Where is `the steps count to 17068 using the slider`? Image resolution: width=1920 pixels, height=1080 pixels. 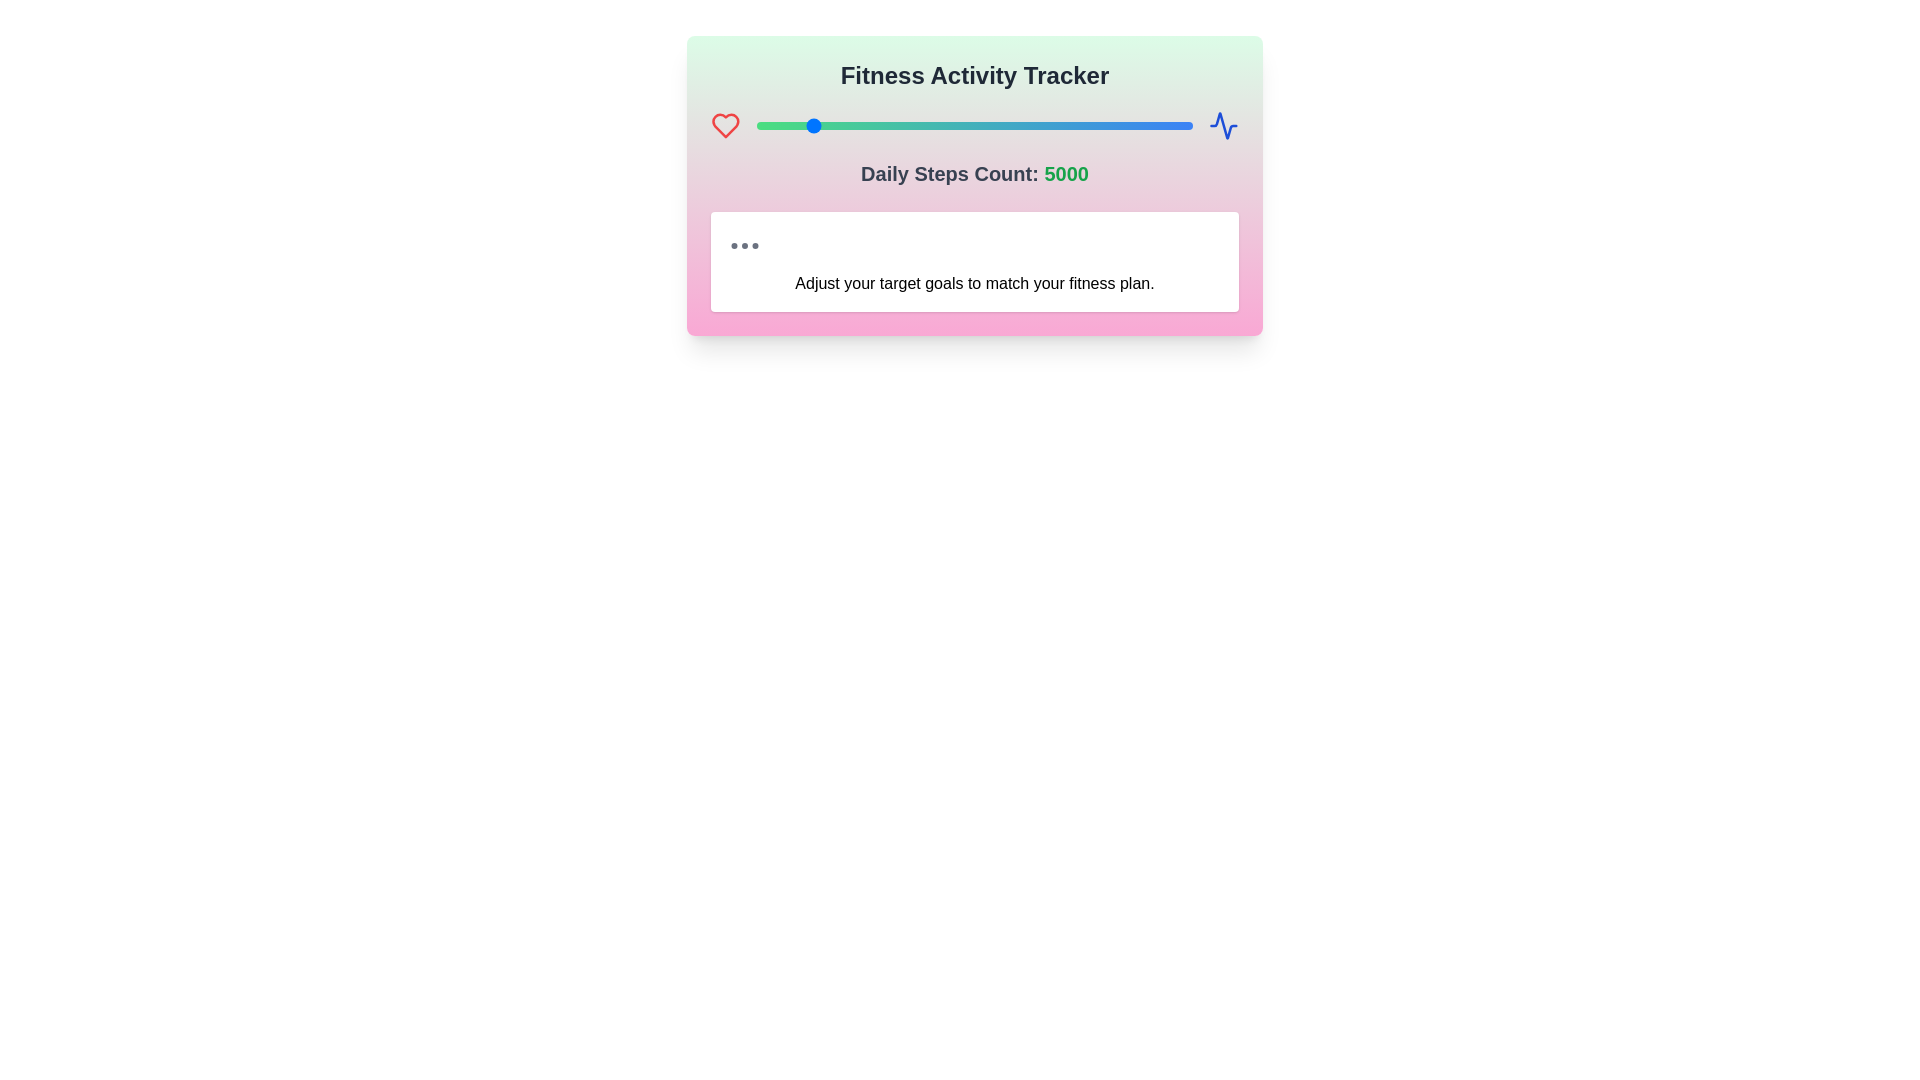
the steps count to 17068 using the slider is located at coordinates (1117, 126).